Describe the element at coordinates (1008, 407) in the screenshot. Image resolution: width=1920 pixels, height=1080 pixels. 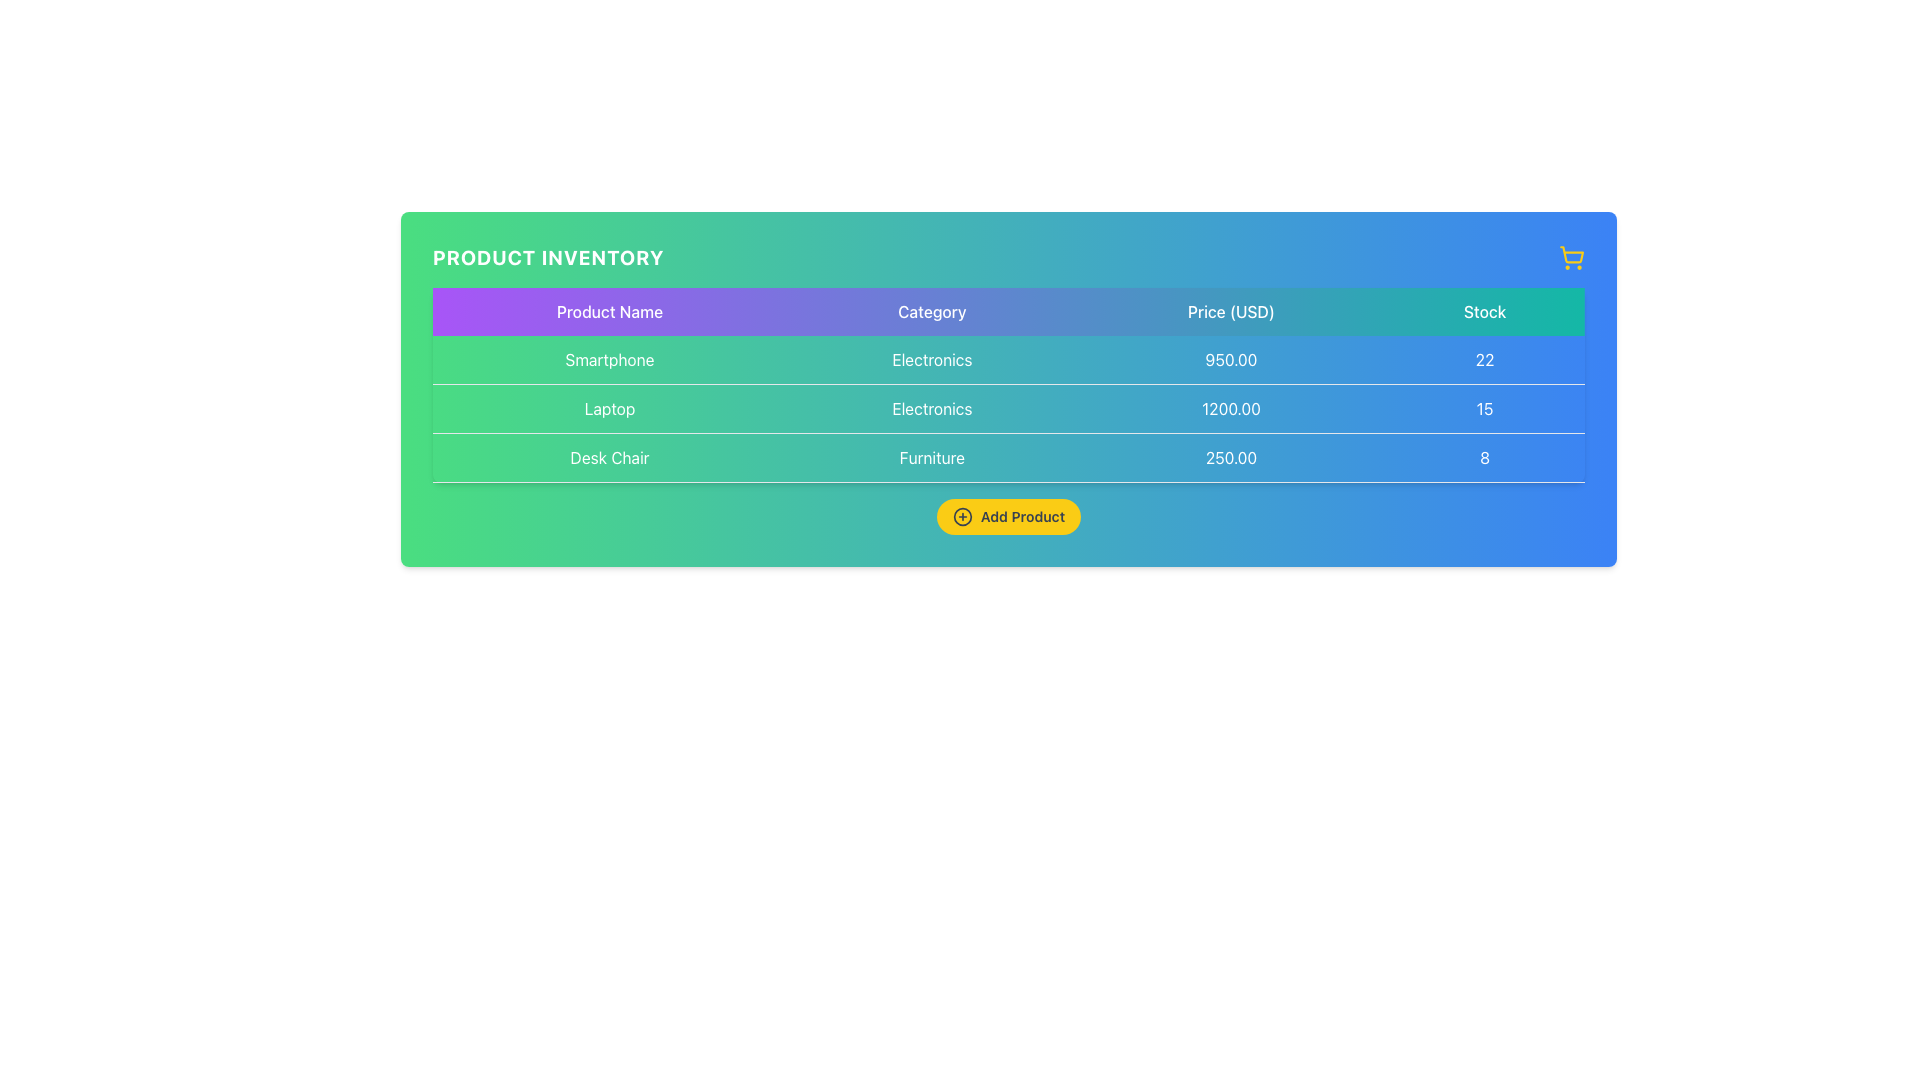
I see `the second row of the product inventory table that contains the textual data: 'Laptop', 'Electronics', '1200.00', and '15'` at that location.